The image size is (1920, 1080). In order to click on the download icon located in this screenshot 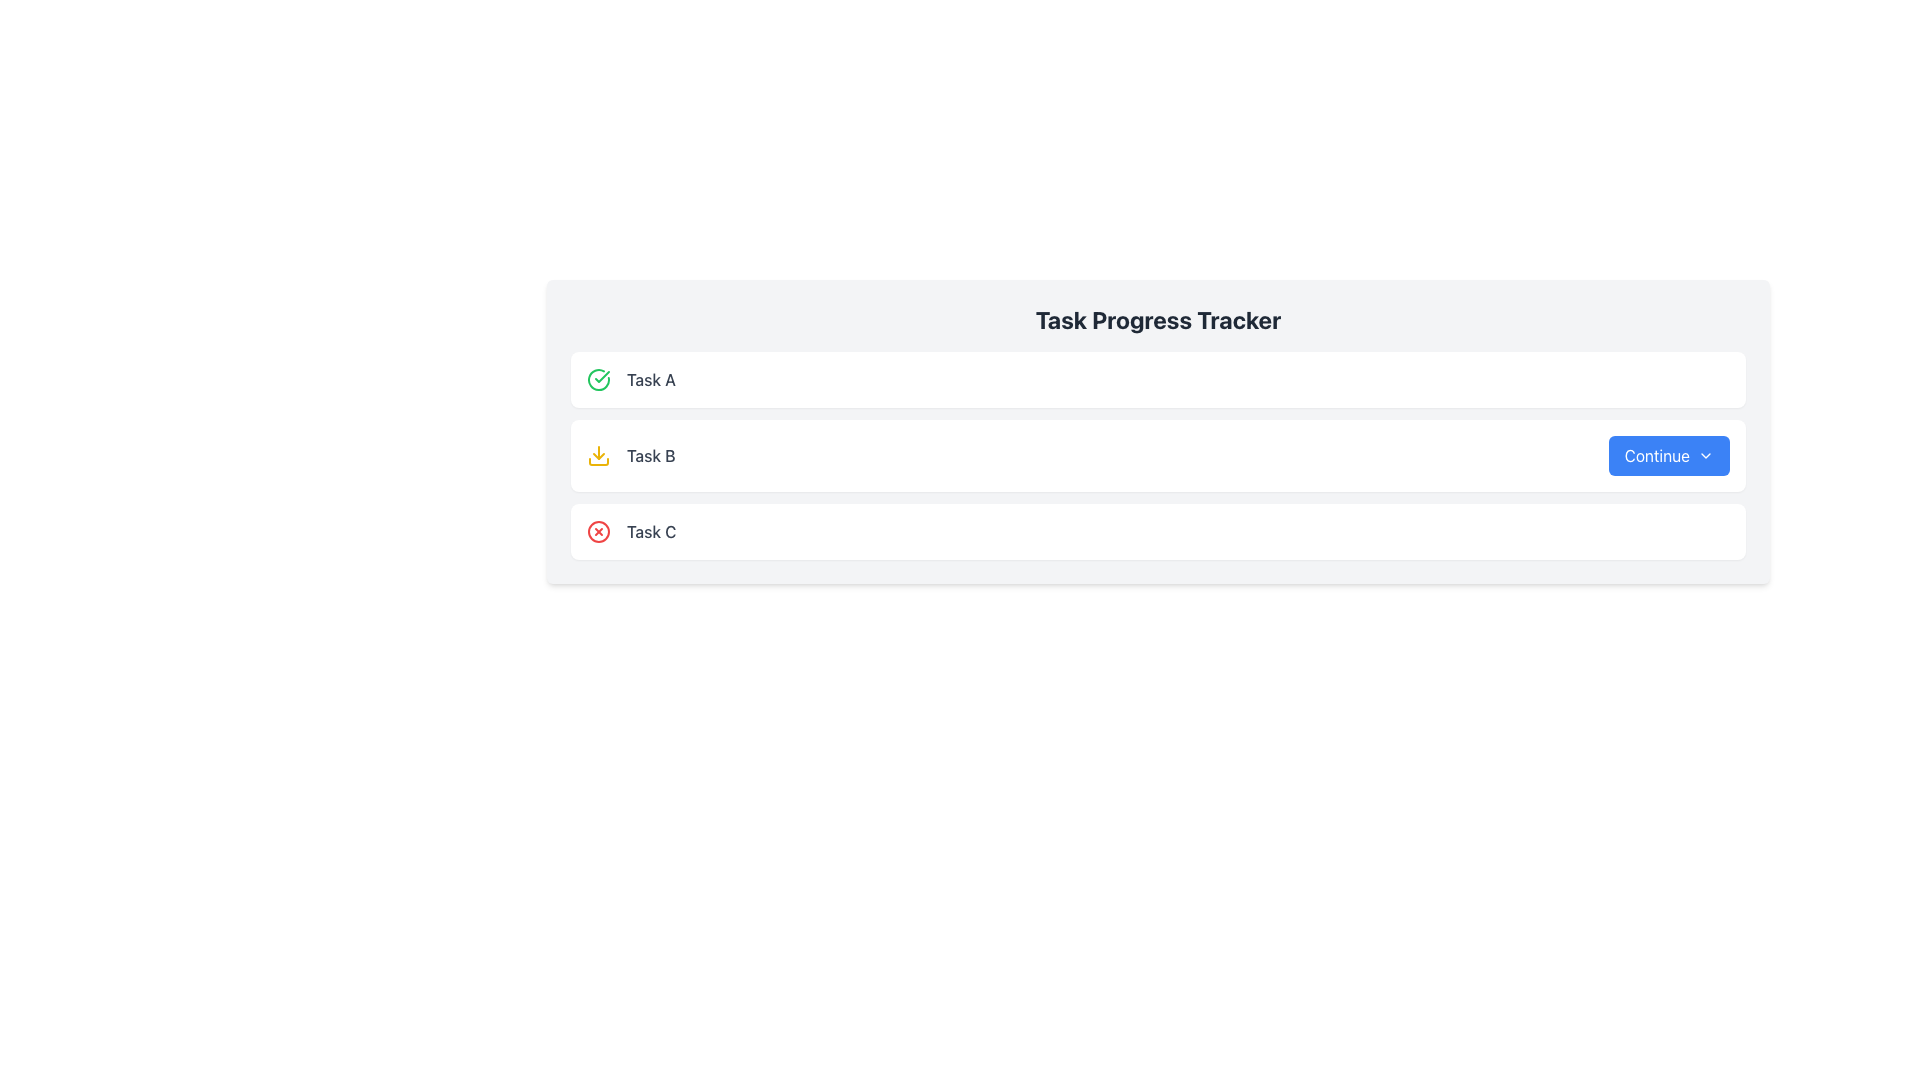, I will do `click(598, 455)`.